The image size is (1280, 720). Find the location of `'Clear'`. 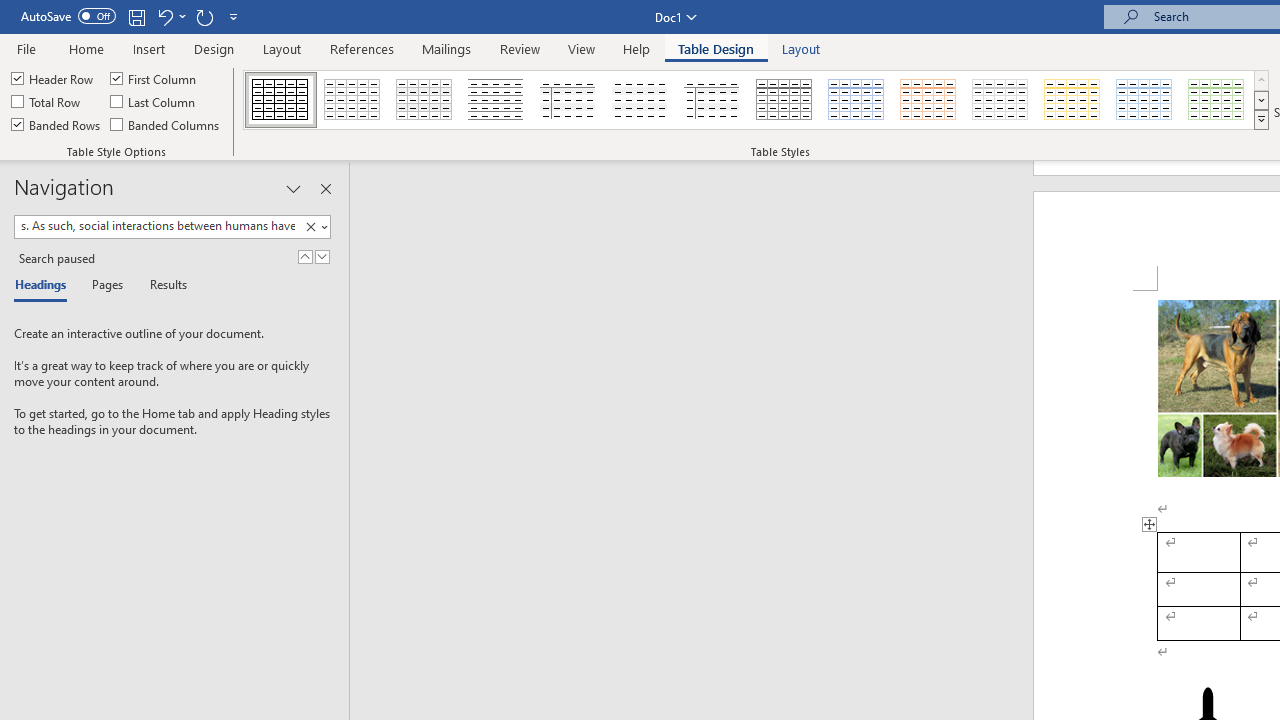

'Clear' is located at coordinates (310, 226).